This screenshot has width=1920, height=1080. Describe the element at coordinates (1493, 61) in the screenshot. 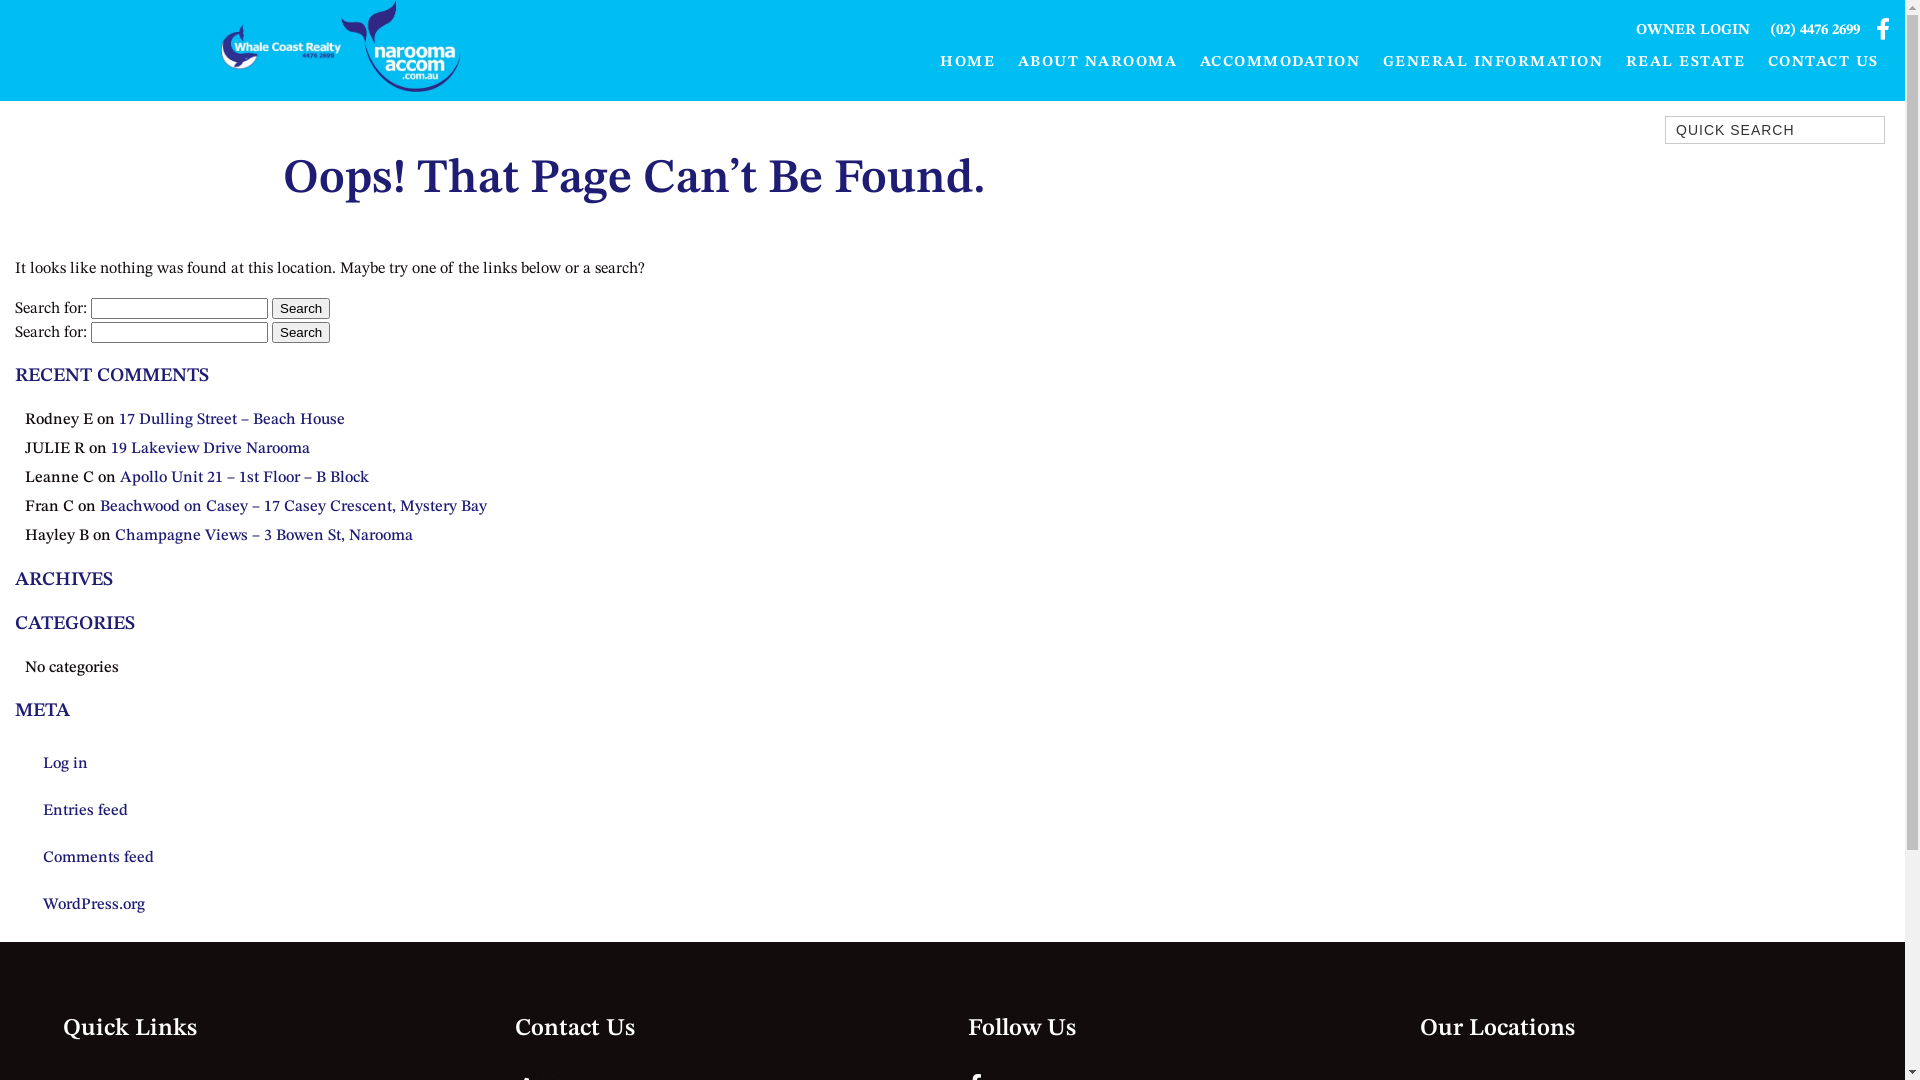

I see `'GENERAL INFORMATION'` at that location.